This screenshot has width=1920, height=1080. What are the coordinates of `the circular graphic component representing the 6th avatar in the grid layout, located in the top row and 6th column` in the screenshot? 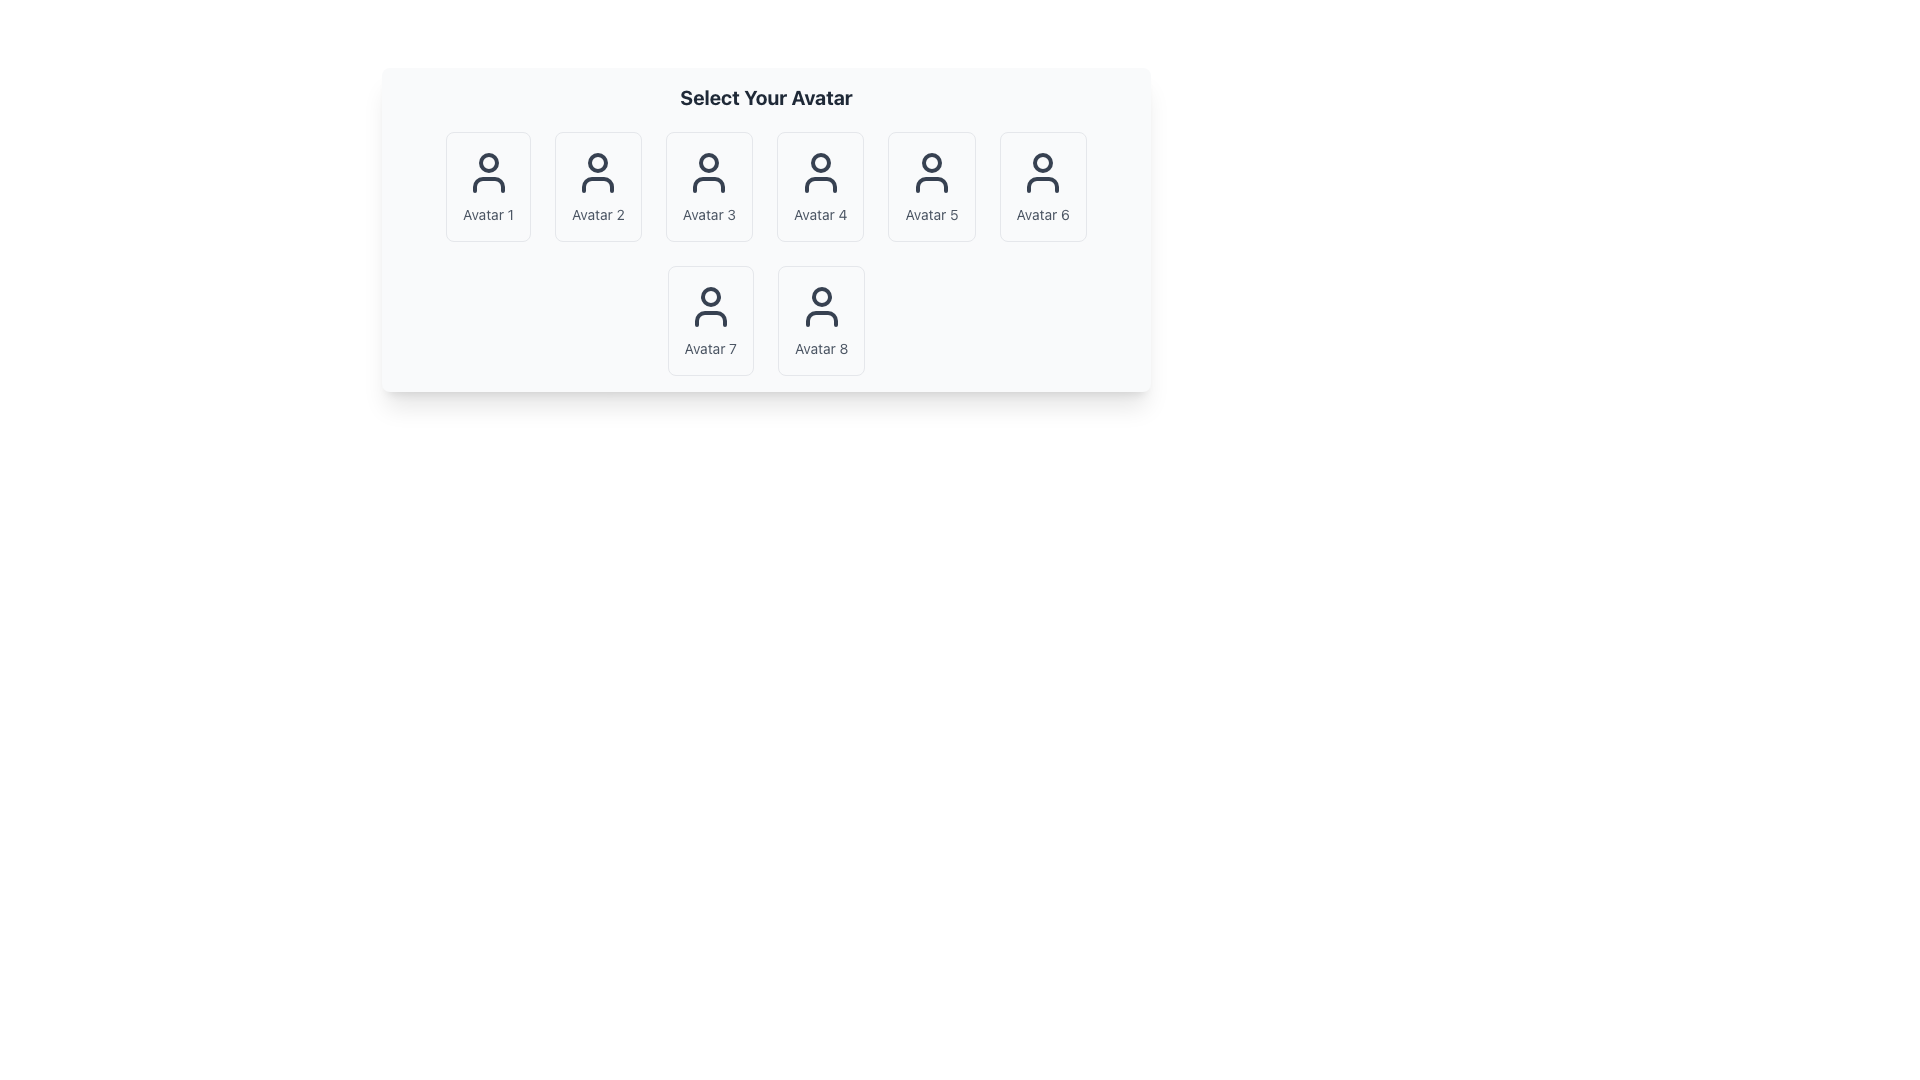 It's located at (1042, 161).